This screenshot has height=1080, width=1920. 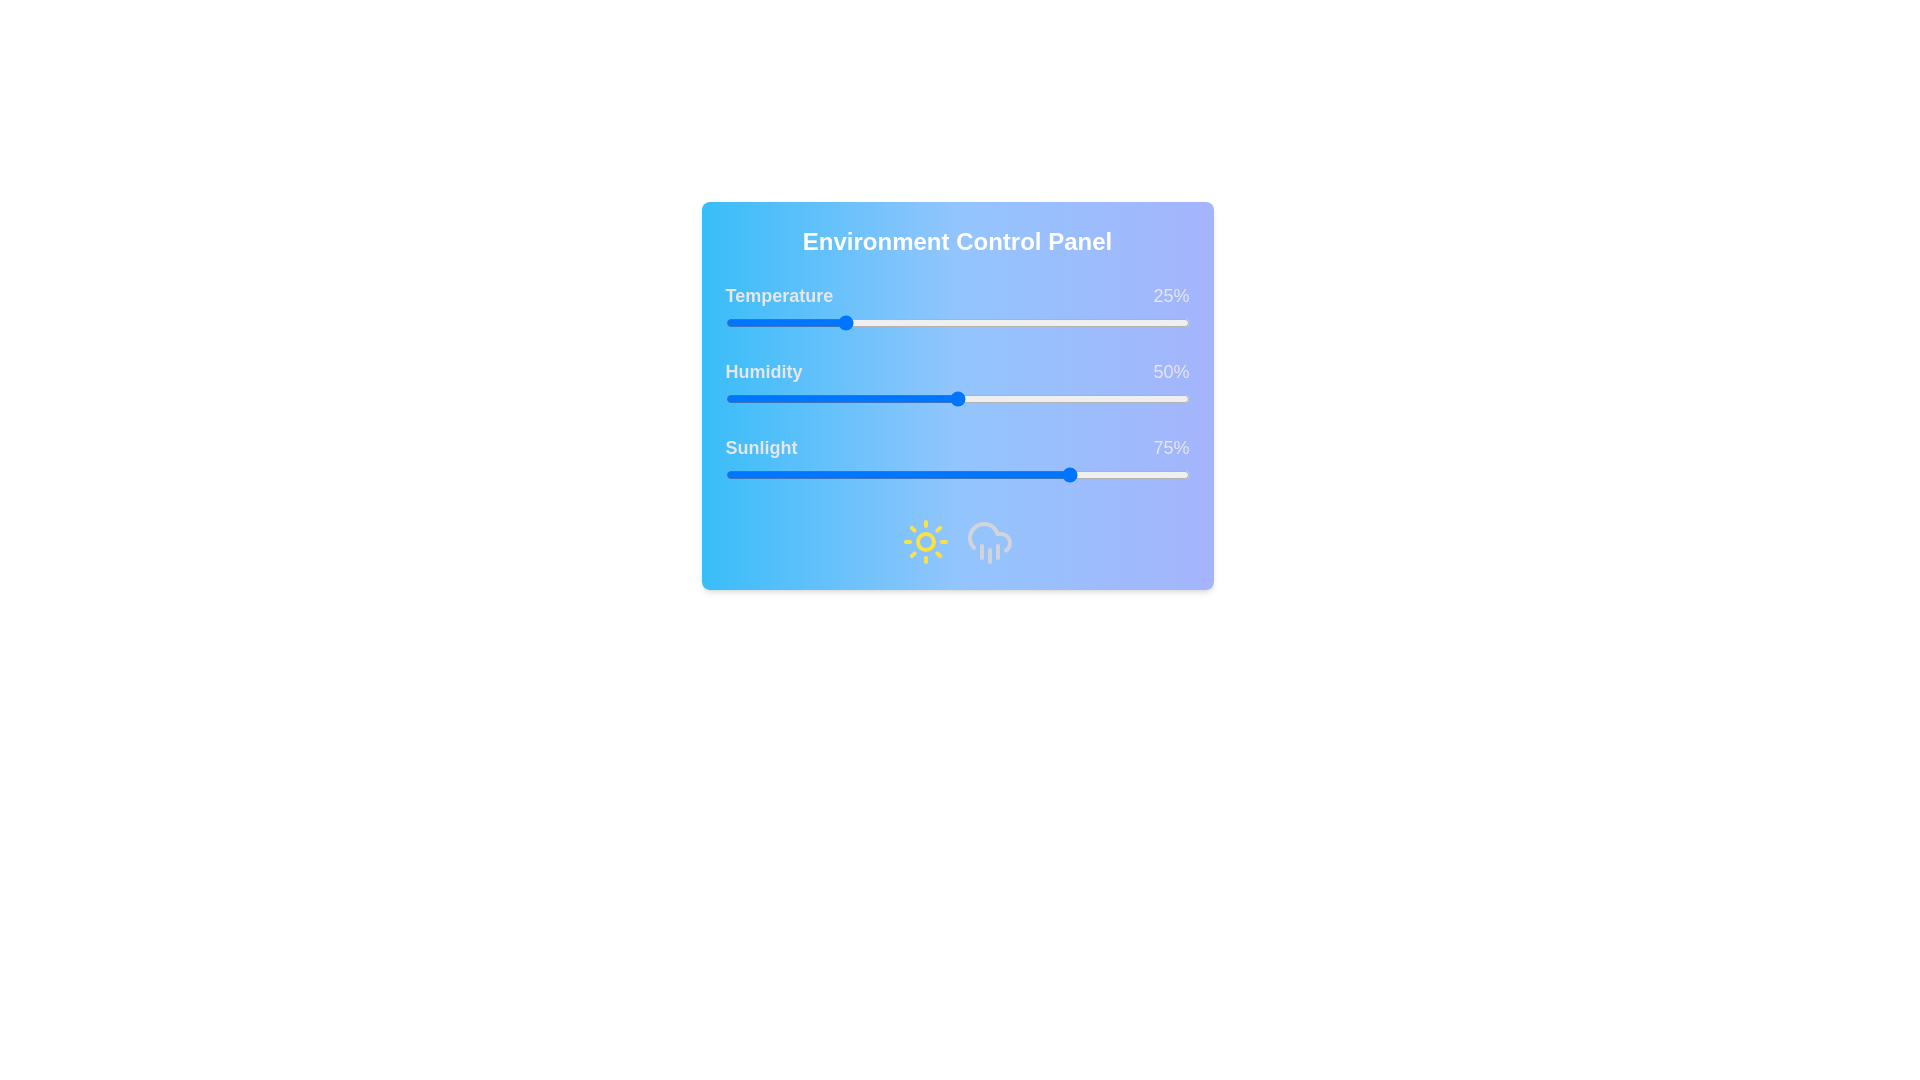 I want to click on the CloudRain icon located in the Environment Control Panel, so click(x=989, y=542).